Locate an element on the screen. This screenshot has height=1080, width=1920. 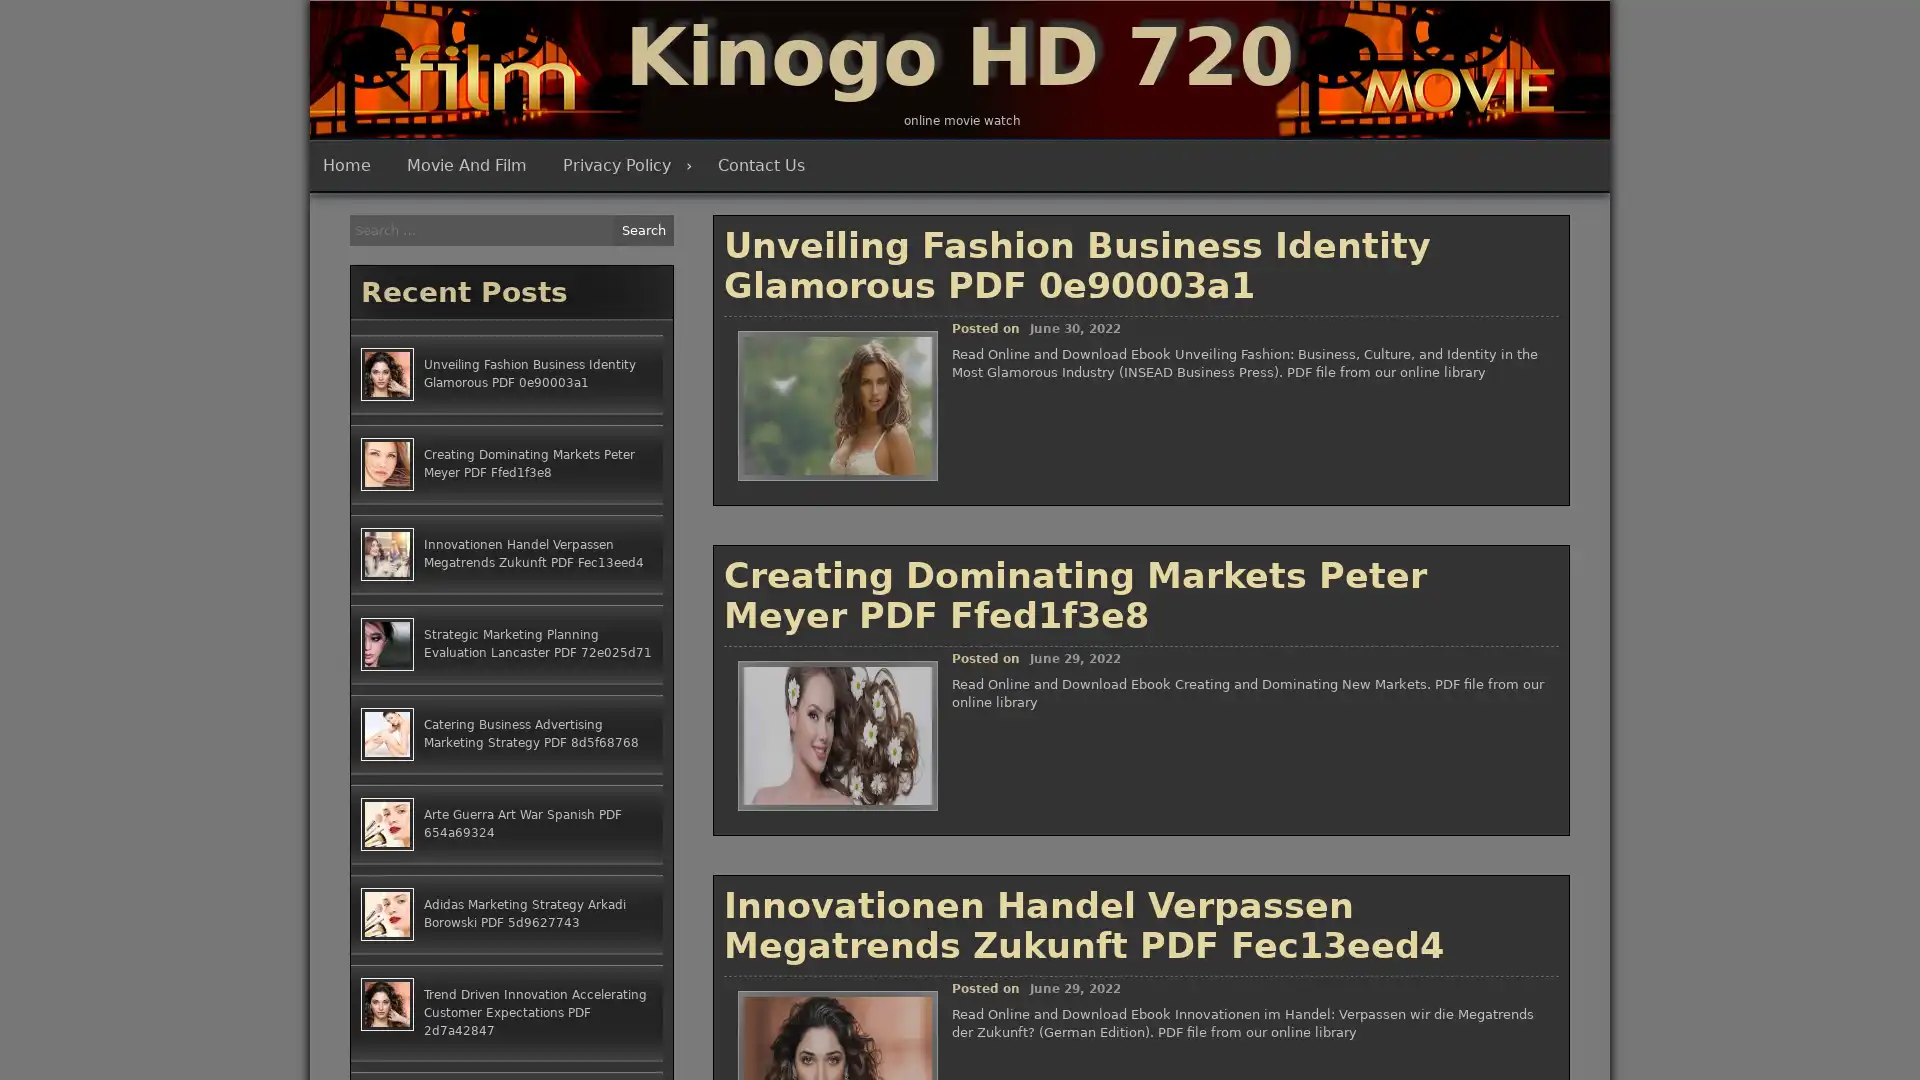
Search is located at coordinates (643, 229).